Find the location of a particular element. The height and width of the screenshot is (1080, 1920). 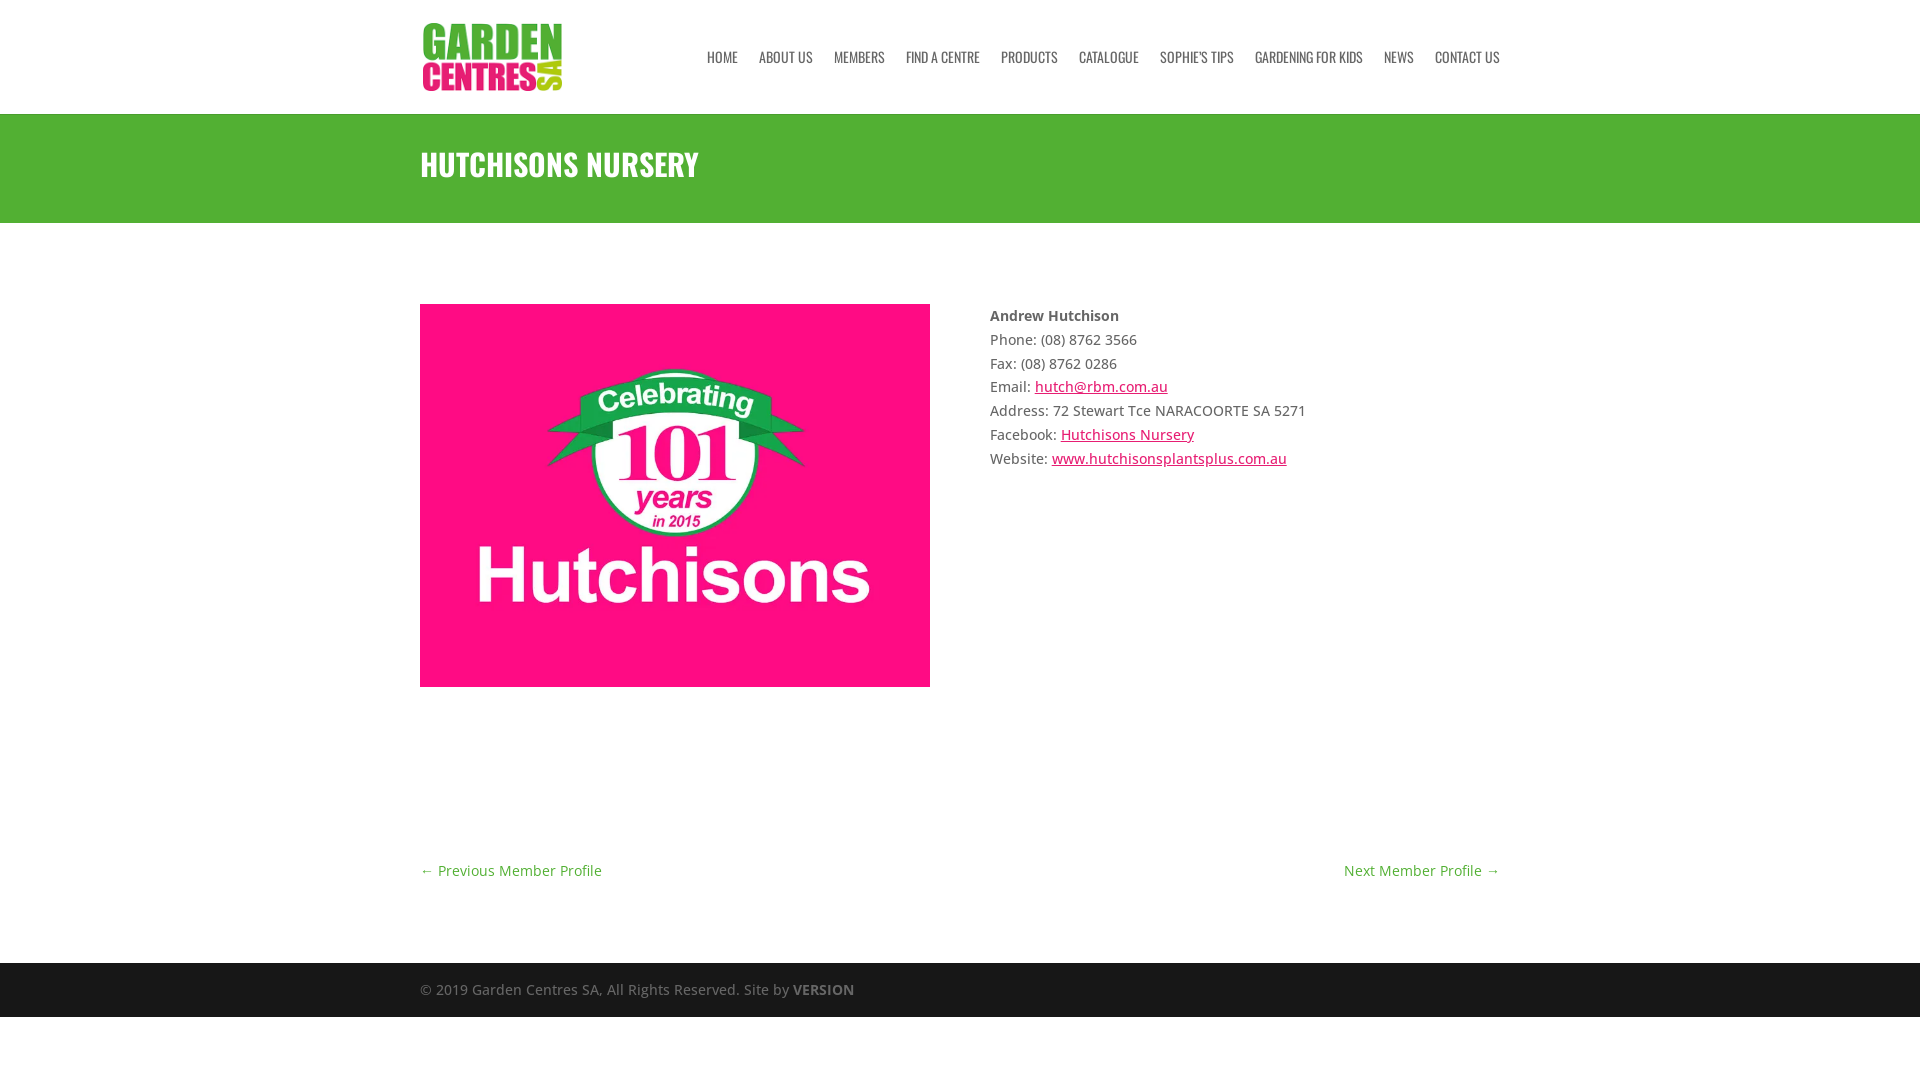

'GARDENING FOR KIDS' is located at coordinates (1309, 80).